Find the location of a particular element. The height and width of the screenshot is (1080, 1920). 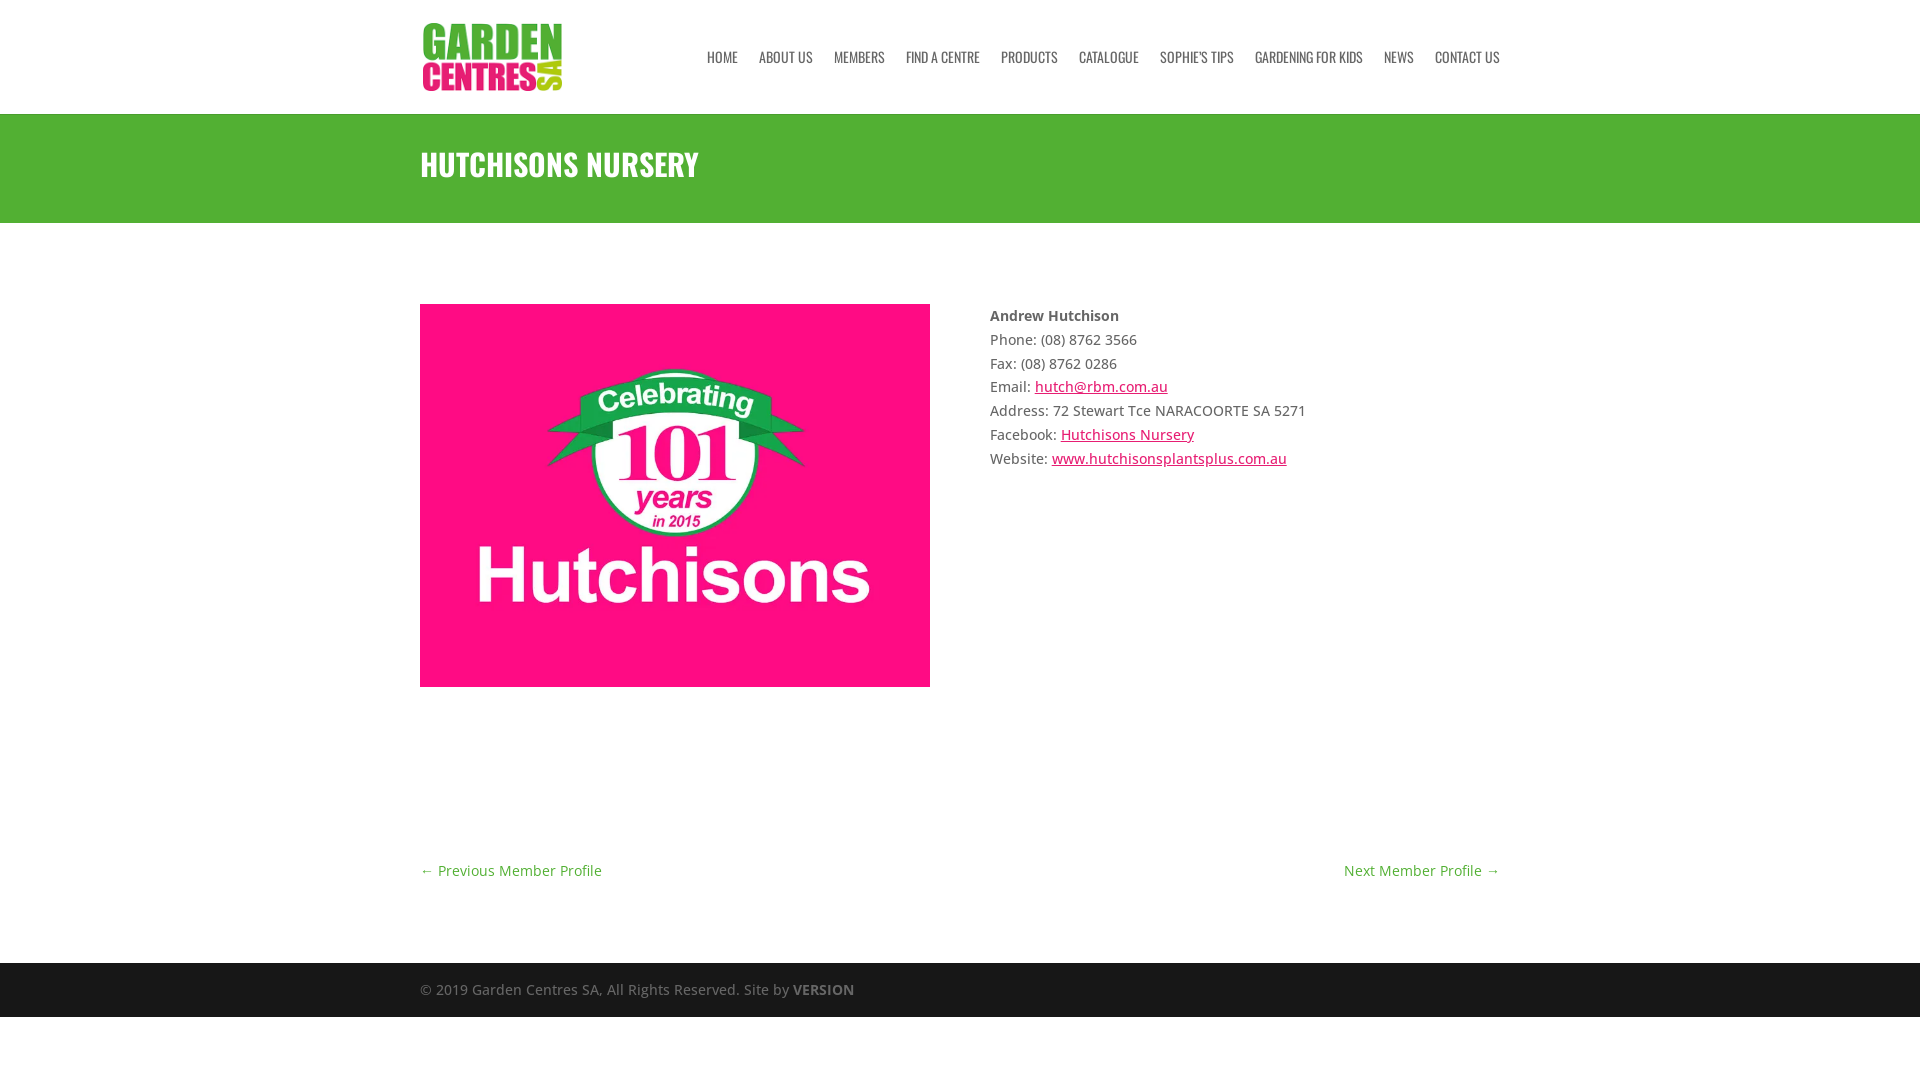

'GARDENING FOR KIDS' is located at coordinates (1309, 80).